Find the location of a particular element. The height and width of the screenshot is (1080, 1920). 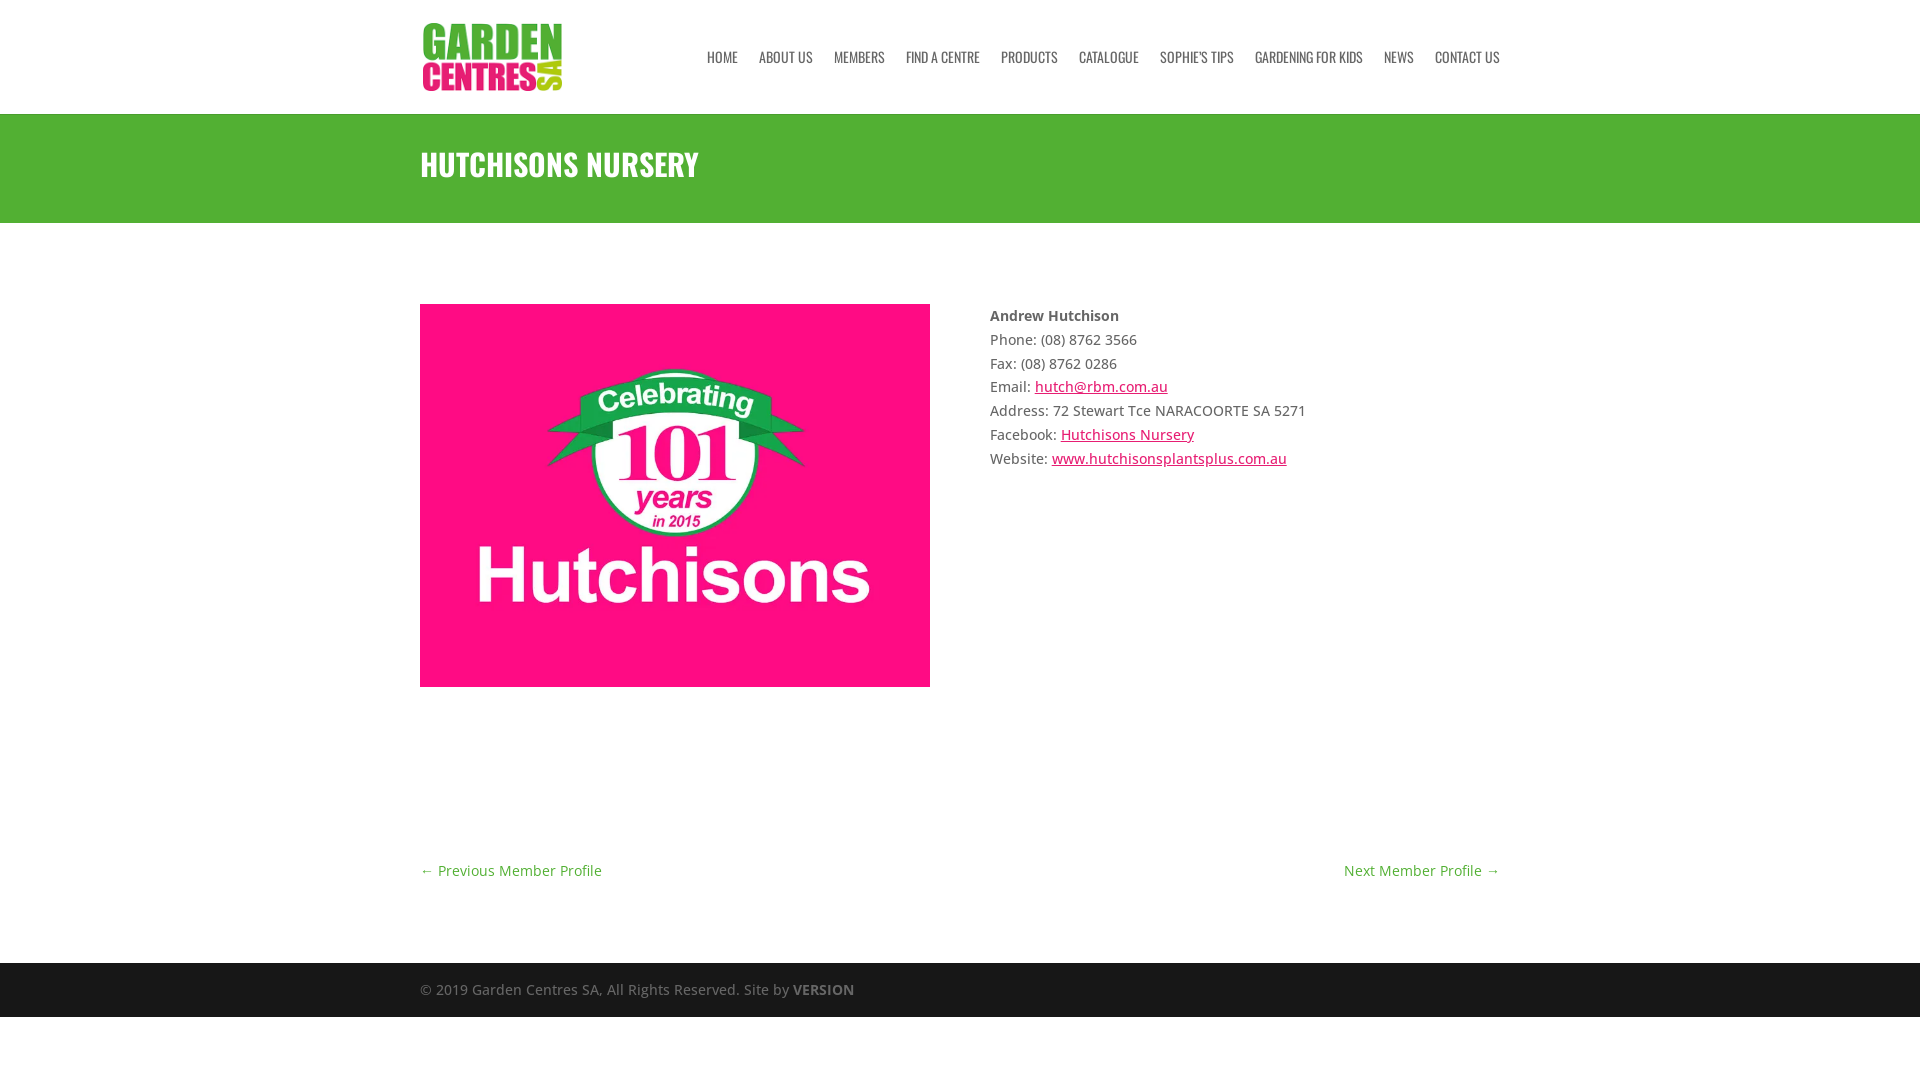

'GARDENING FOR KIDS' is located at coordinates (1309, 80).